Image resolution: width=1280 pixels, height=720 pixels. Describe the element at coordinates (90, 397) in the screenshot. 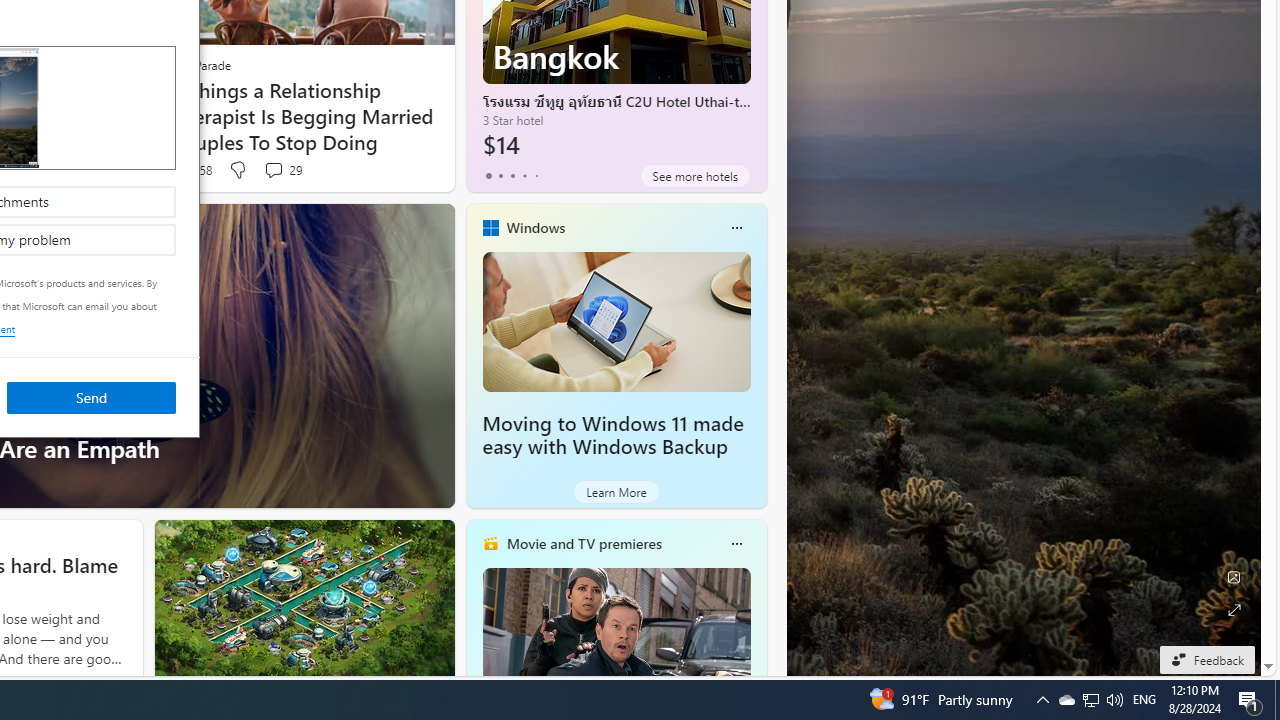

I see `'Send'` at that location.